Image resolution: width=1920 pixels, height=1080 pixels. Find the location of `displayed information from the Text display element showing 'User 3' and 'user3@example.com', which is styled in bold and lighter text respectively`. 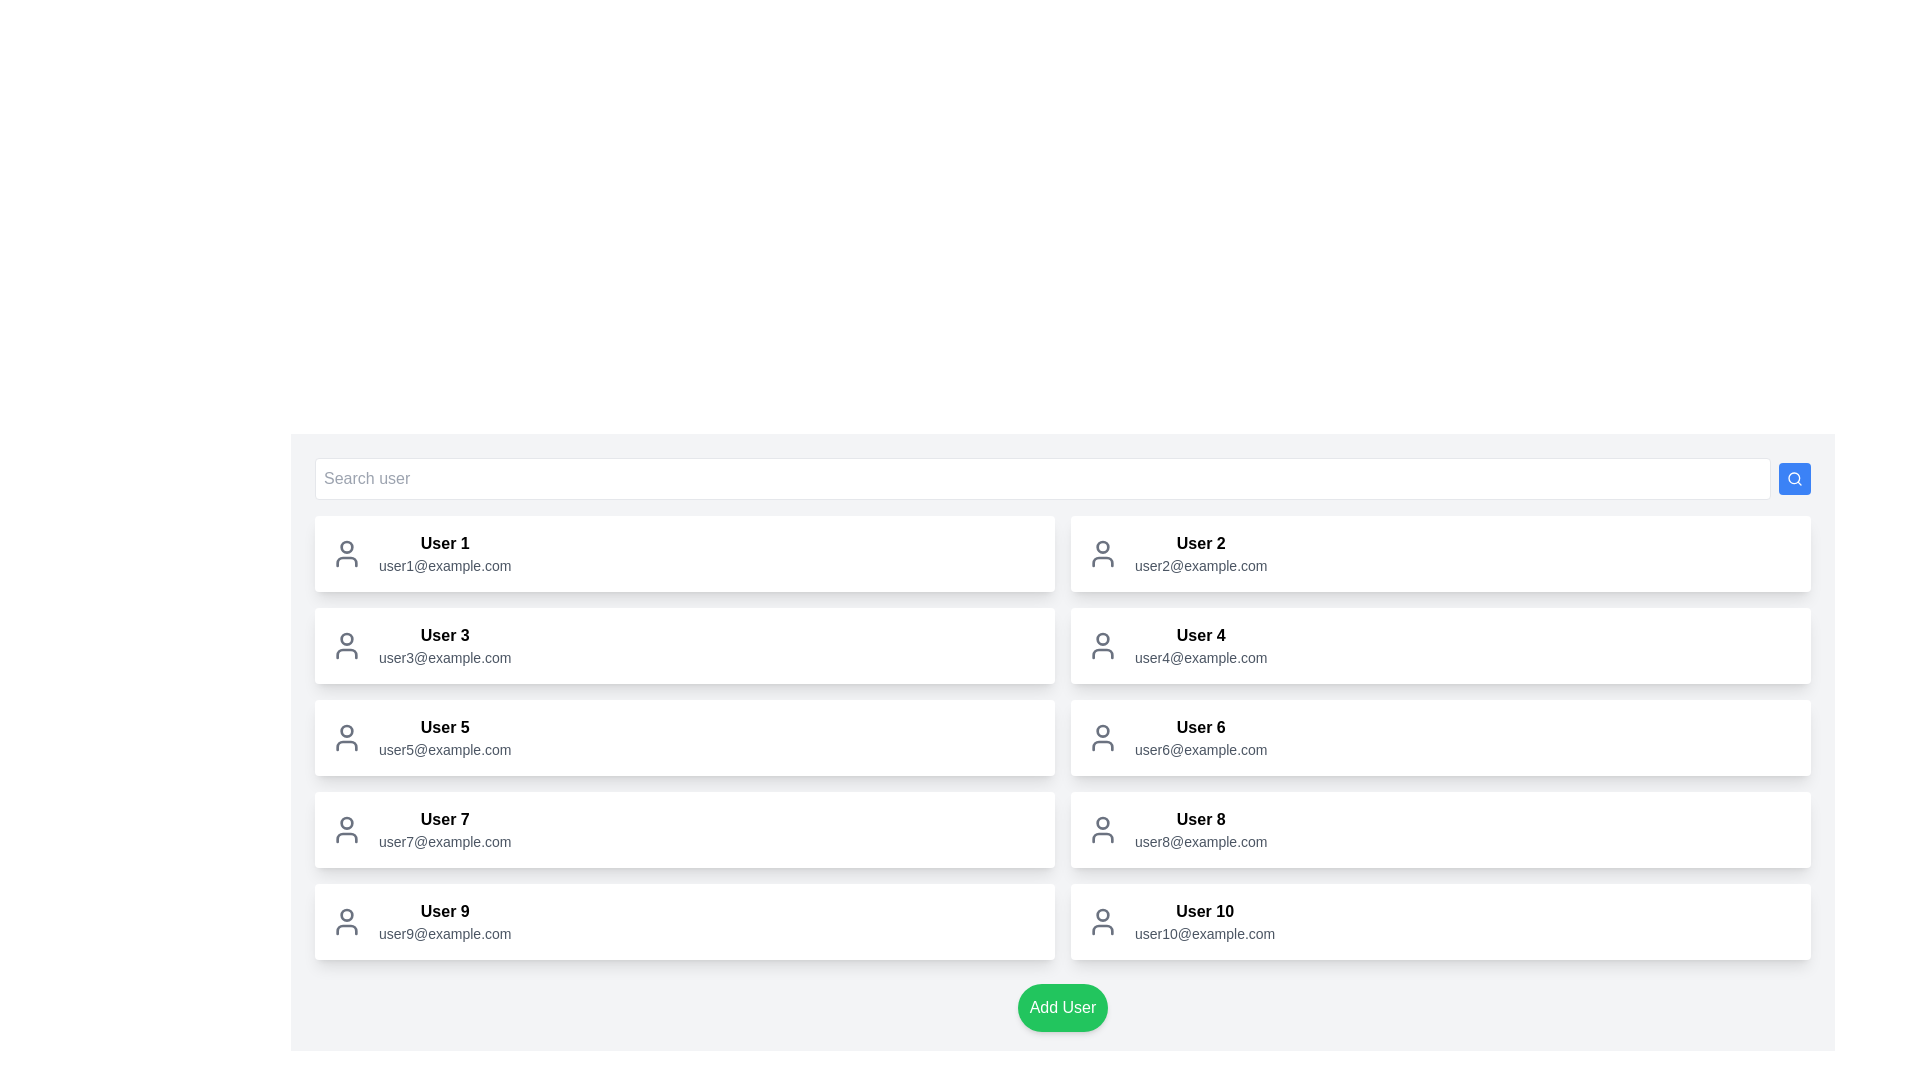

displayed information from the Text display element showing 'User 3' and 'user3@example.com', which is styled in bold and lighter text respectively is located at coordinates (444, 645).